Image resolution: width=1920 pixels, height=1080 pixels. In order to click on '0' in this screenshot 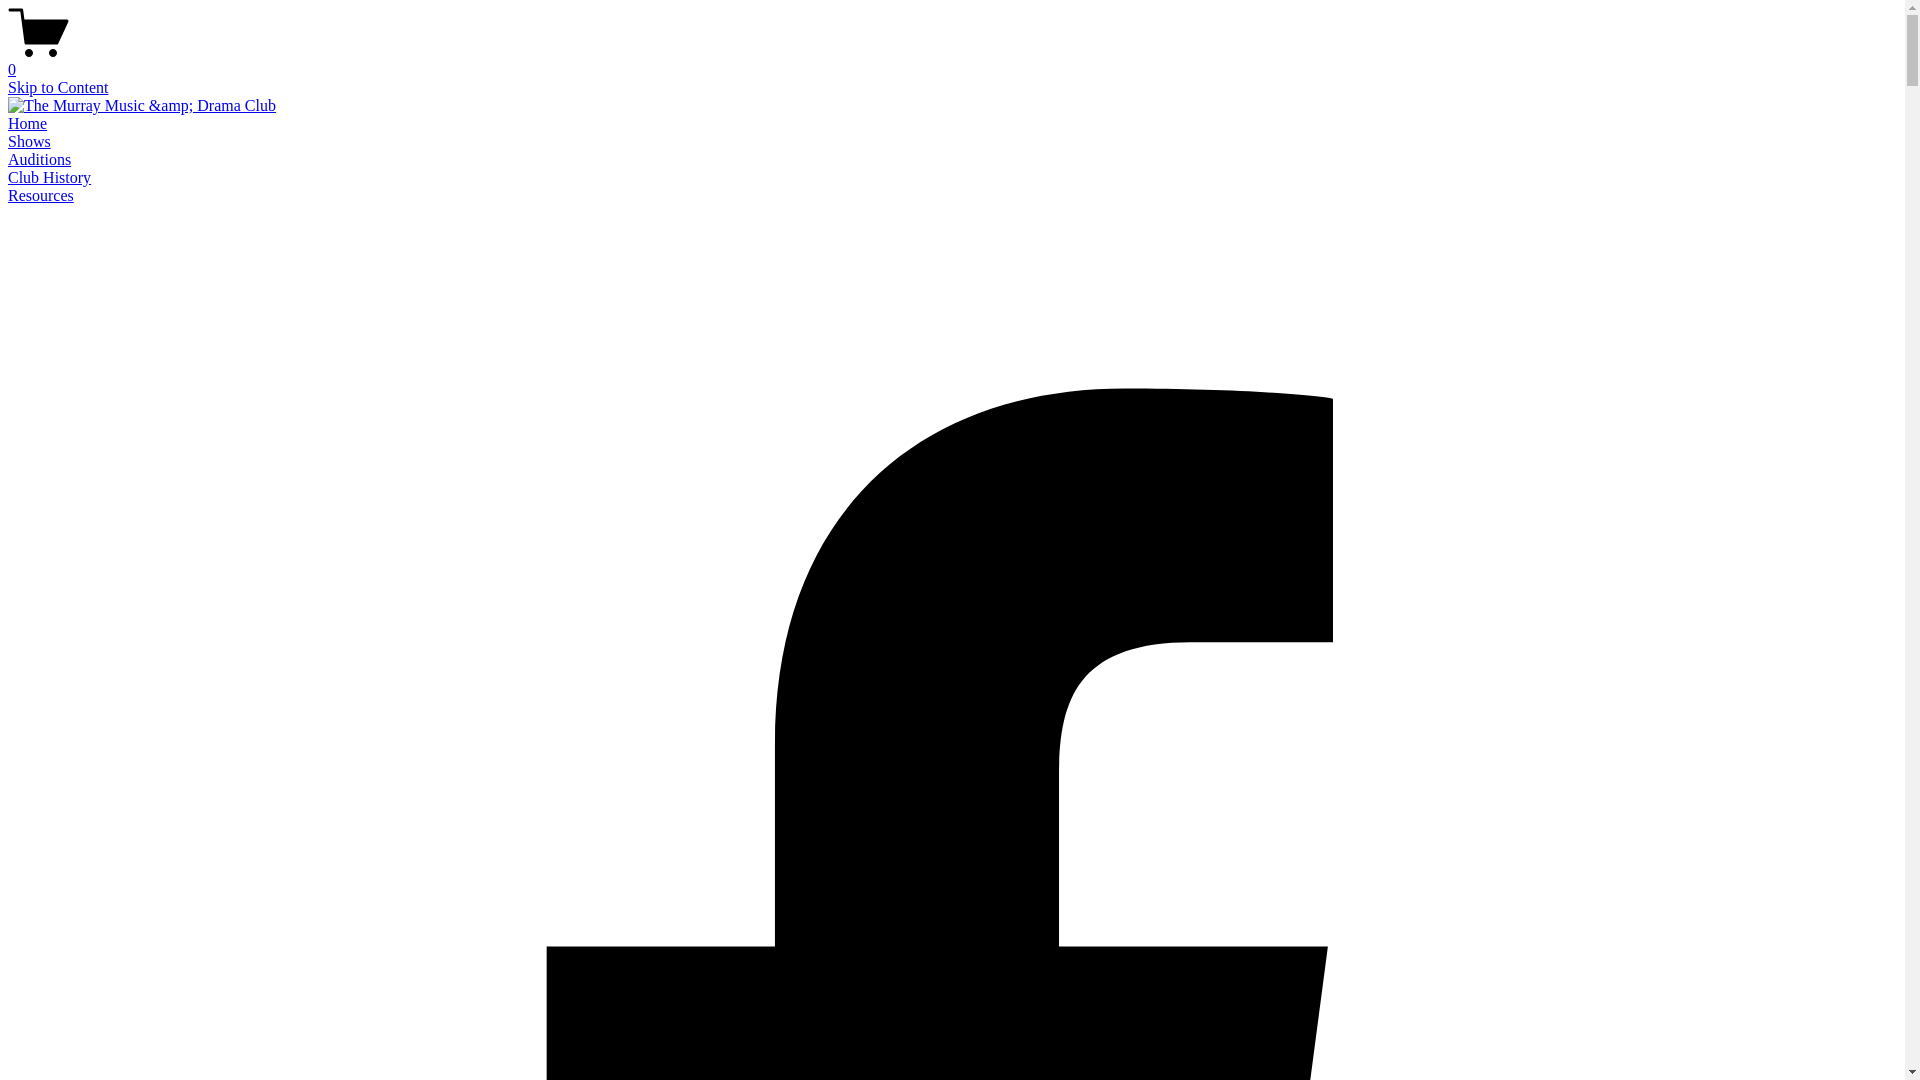, I will do `click(8, 60)`.